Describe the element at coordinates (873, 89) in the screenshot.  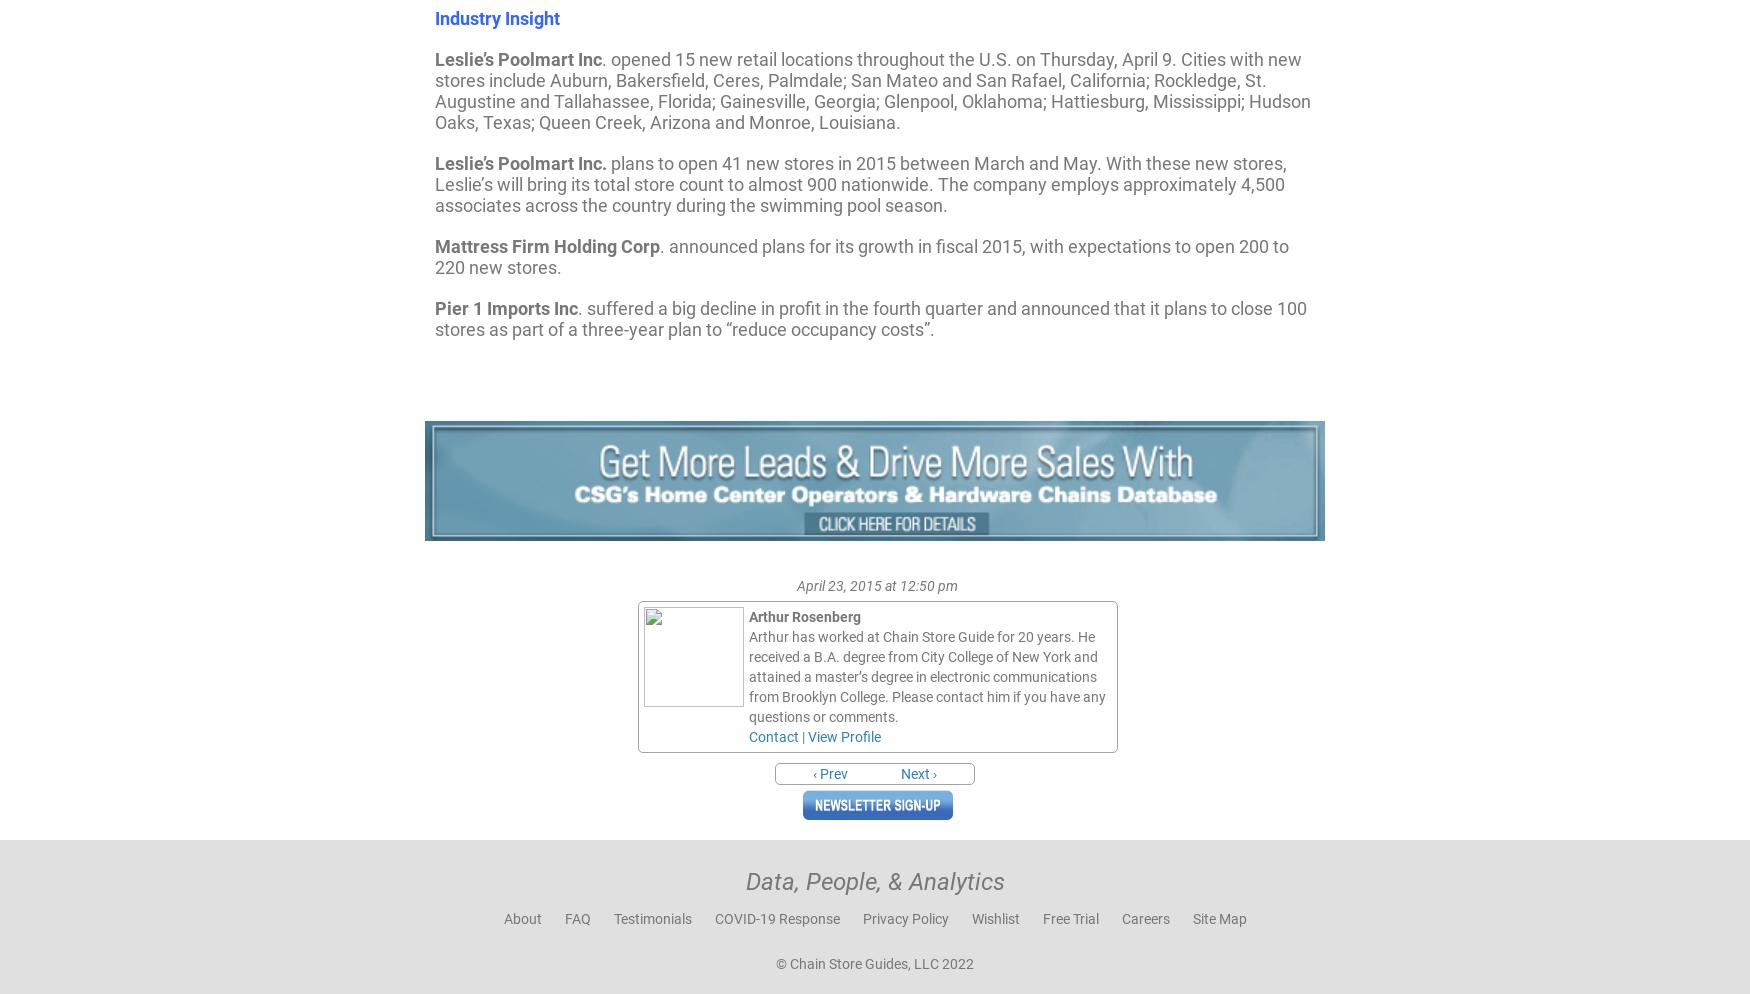
I see `'. opened 15 new retail locations throughout the U.S. on Thursday, April 9. Cities with new stores include Auburn, Bakersfield, Ceres, Palmdale; San Mateo and San Rafael, California; Rockledge, St. Augustine and Tallahassee, Florida; Gainesville, Georgia; Glenpool, Oklahoma; Hattiesburg, Mississippi; Hudson Oaks, Texas; Queen Creek, Arizona and Monroe, Louisiana.'` at that location.